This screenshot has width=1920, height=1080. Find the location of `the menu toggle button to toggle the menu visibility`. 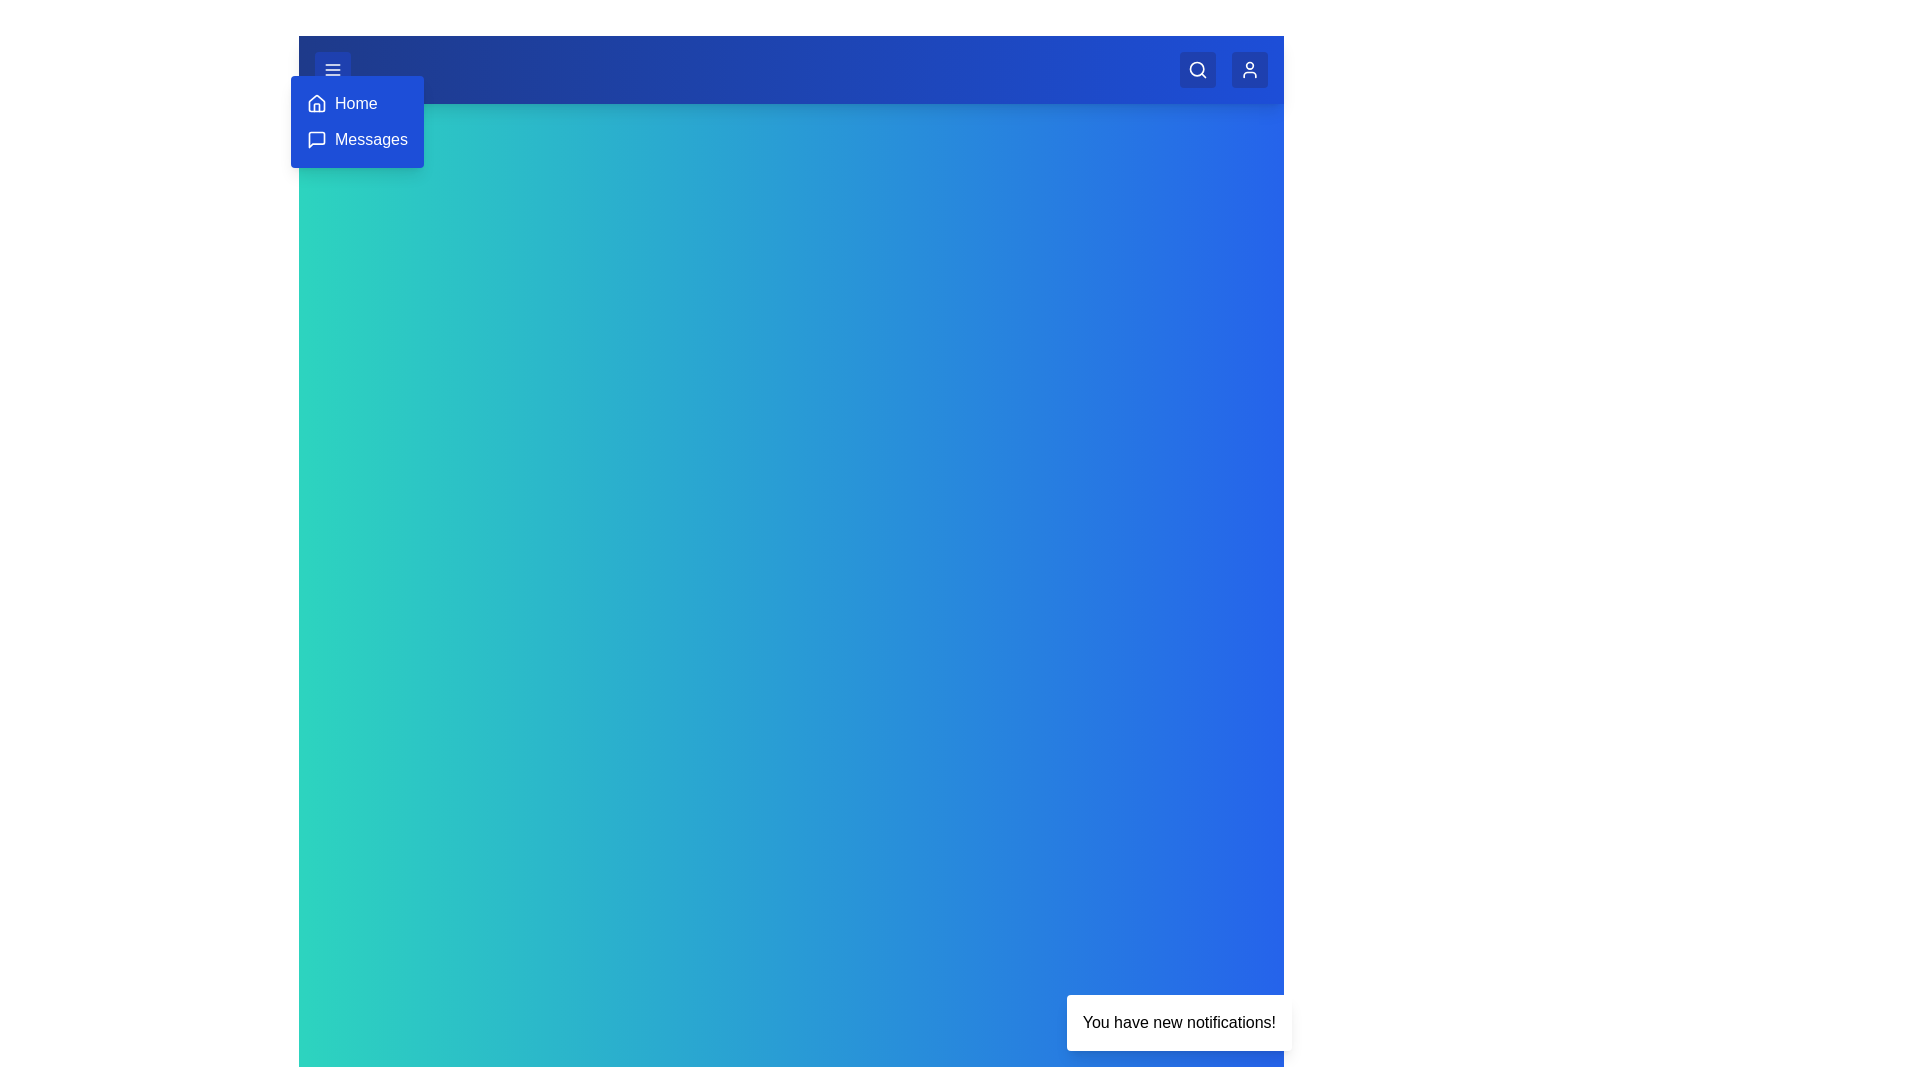

the menu toggle button to toggle the menu visibility is located at coordinates (332, 68).